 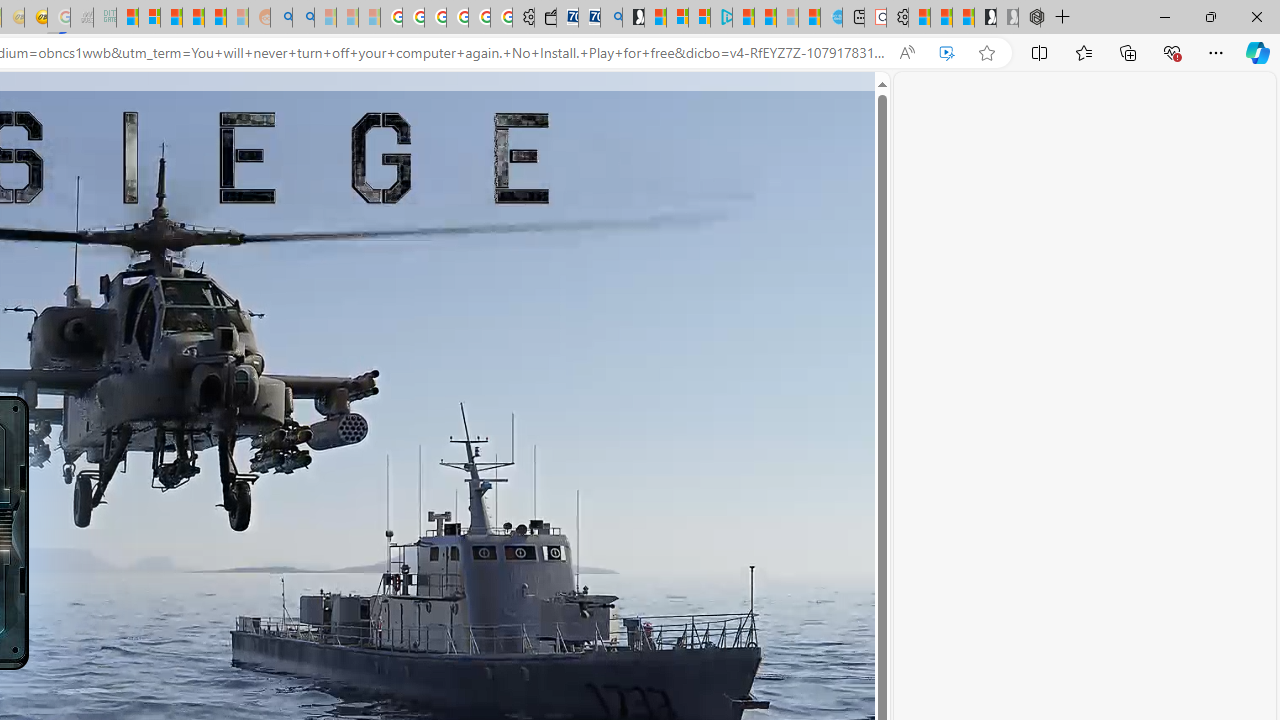 I want to click on 'DITOGAMES AG Imprint - Sleeping', so click(x=103, y=17).